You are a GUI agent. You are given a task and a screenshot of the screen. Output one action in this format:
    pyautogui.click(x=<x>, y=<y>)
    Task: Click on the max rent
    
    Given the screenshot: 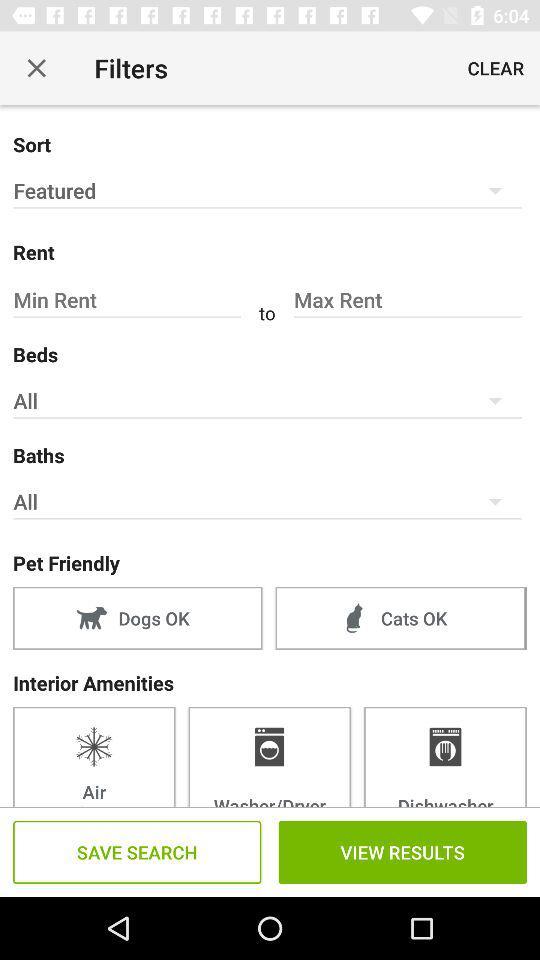 What is the action you would take?
    pyautogui.click(x=406, y=299)
    